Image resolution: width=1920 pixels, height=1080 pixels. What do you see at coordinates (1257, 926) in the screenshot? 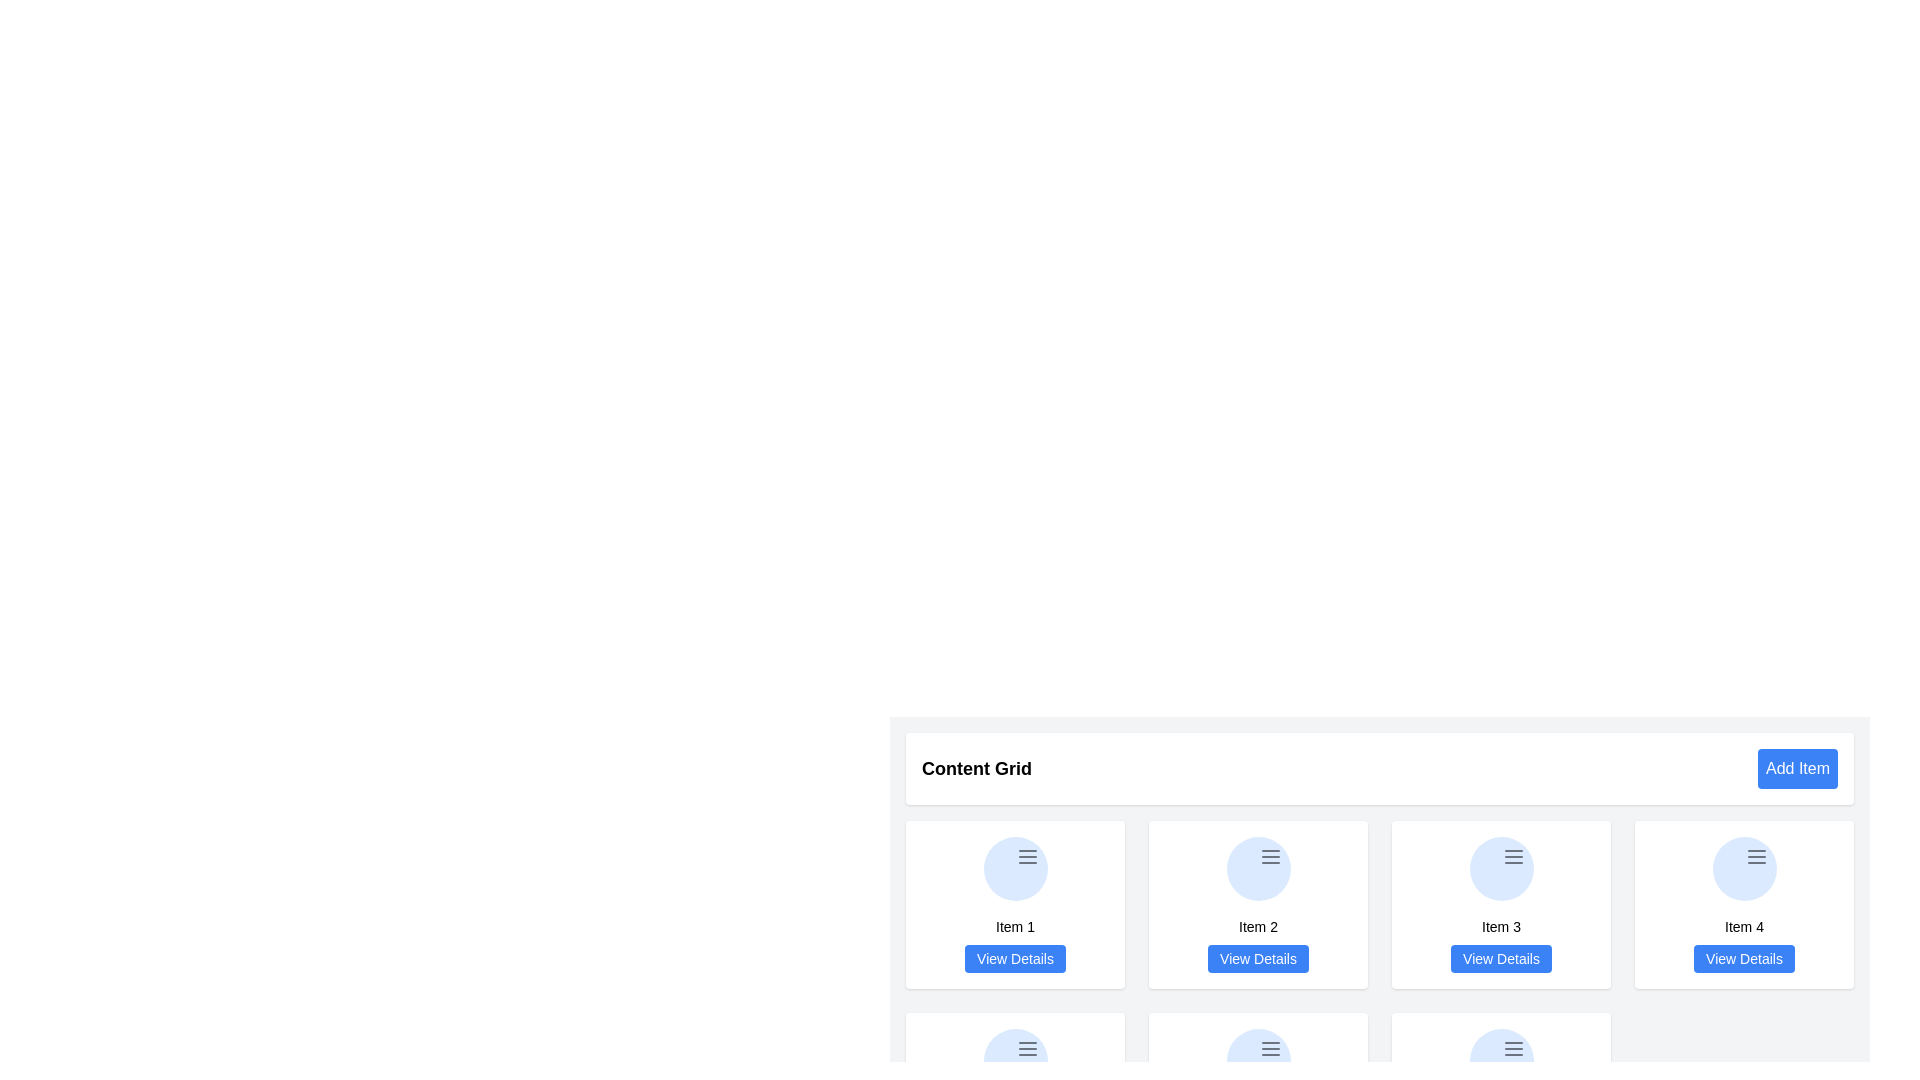
I see `the Text label that identifies the content or item within the associated box, positioned below an icon and above a 'View Details' button in the second box of the horizontally arranged list under 'Content Grid'` at bounding box center [1257, 926].